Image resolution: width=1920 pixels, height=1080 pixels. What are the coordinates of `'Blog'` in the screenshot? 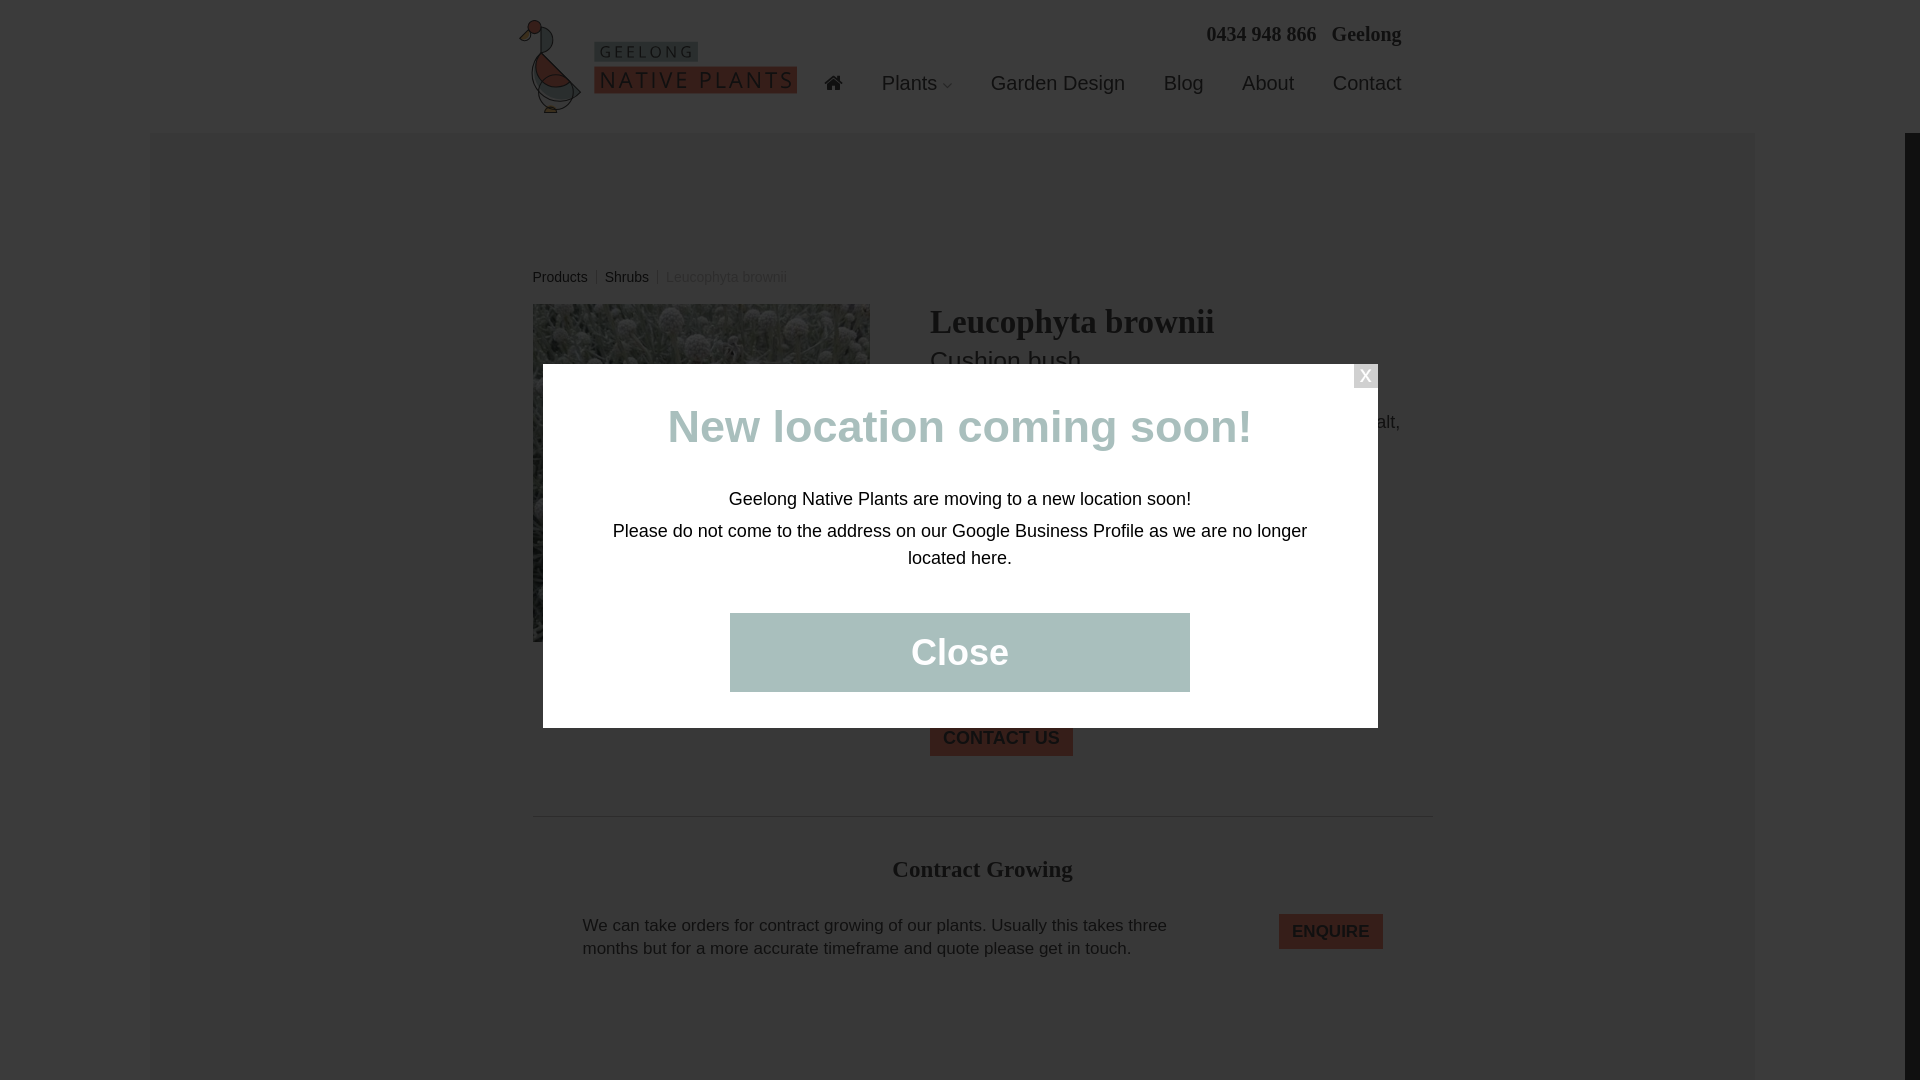 It's located at (1163, 82).